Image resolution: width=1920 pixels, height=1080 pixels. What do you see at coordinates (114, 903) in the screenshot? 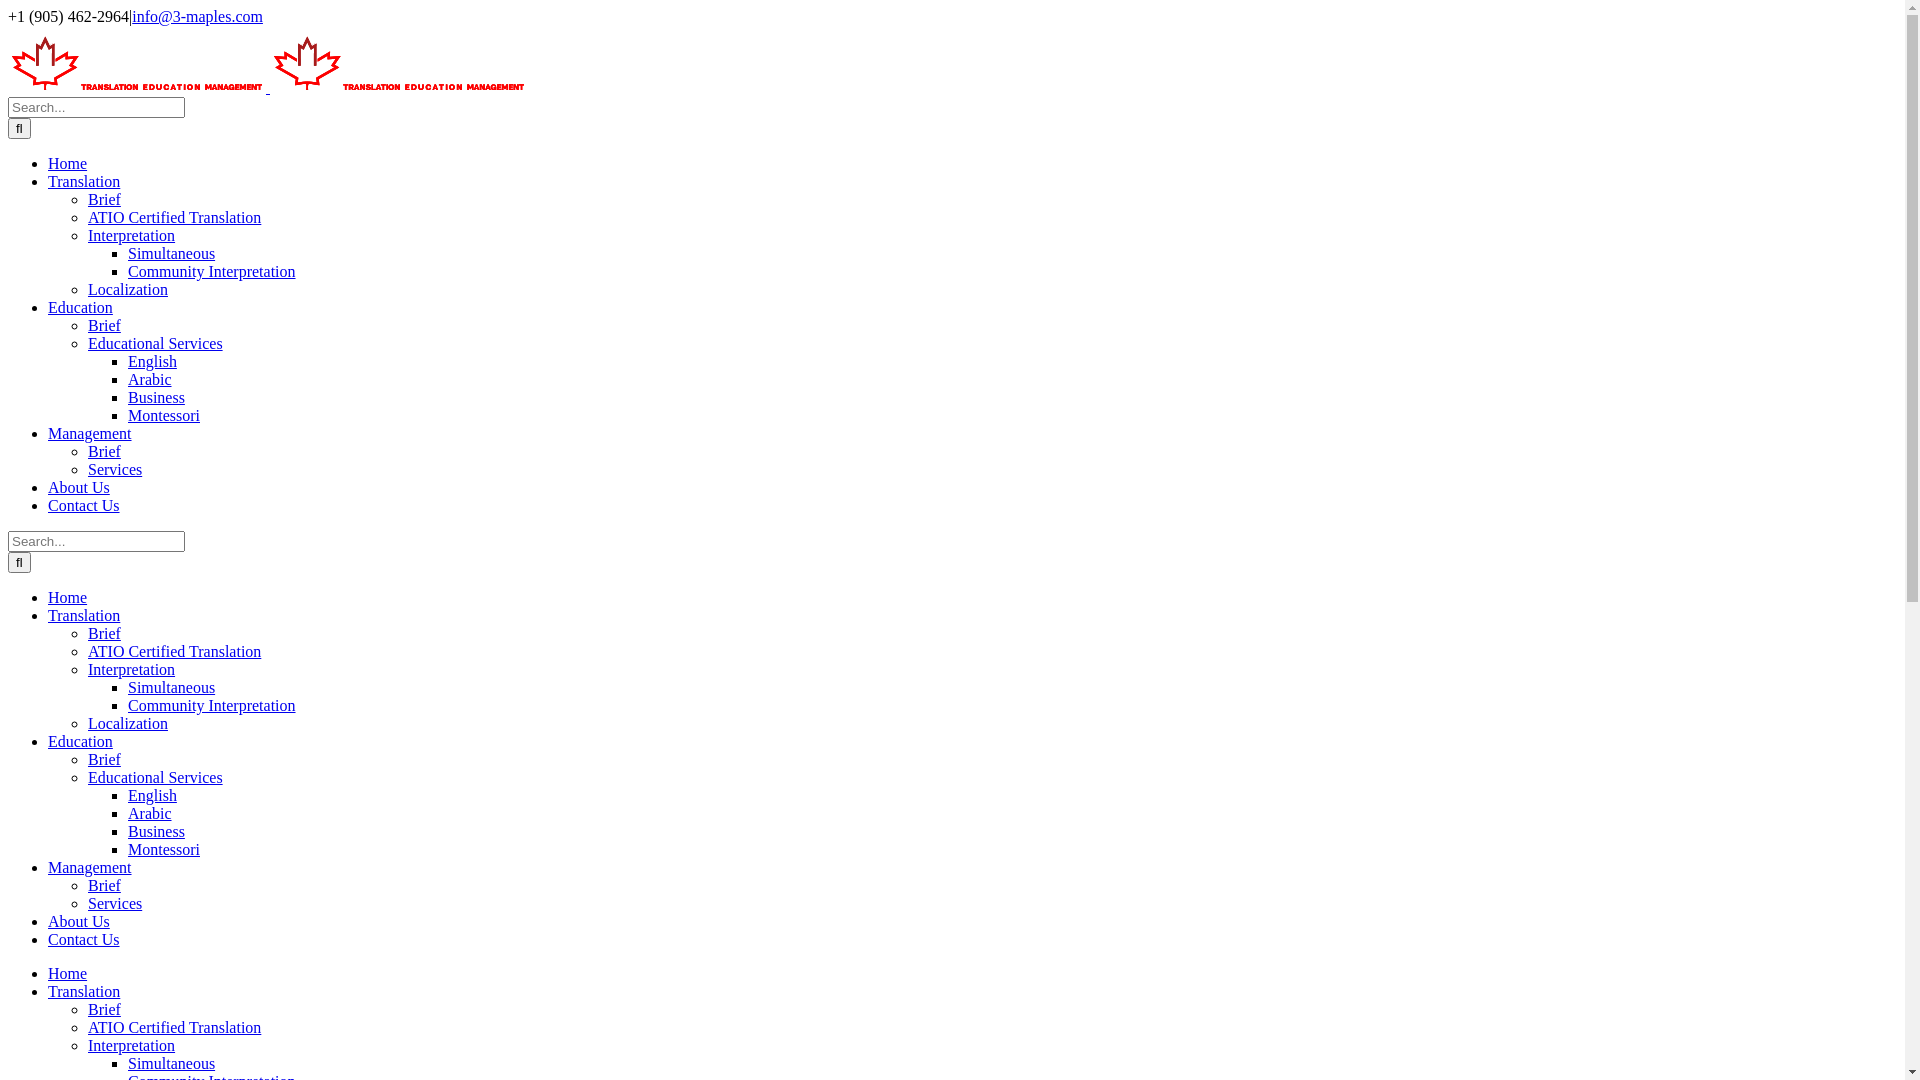
I see `'Services'` at bounding box center [114, 903].